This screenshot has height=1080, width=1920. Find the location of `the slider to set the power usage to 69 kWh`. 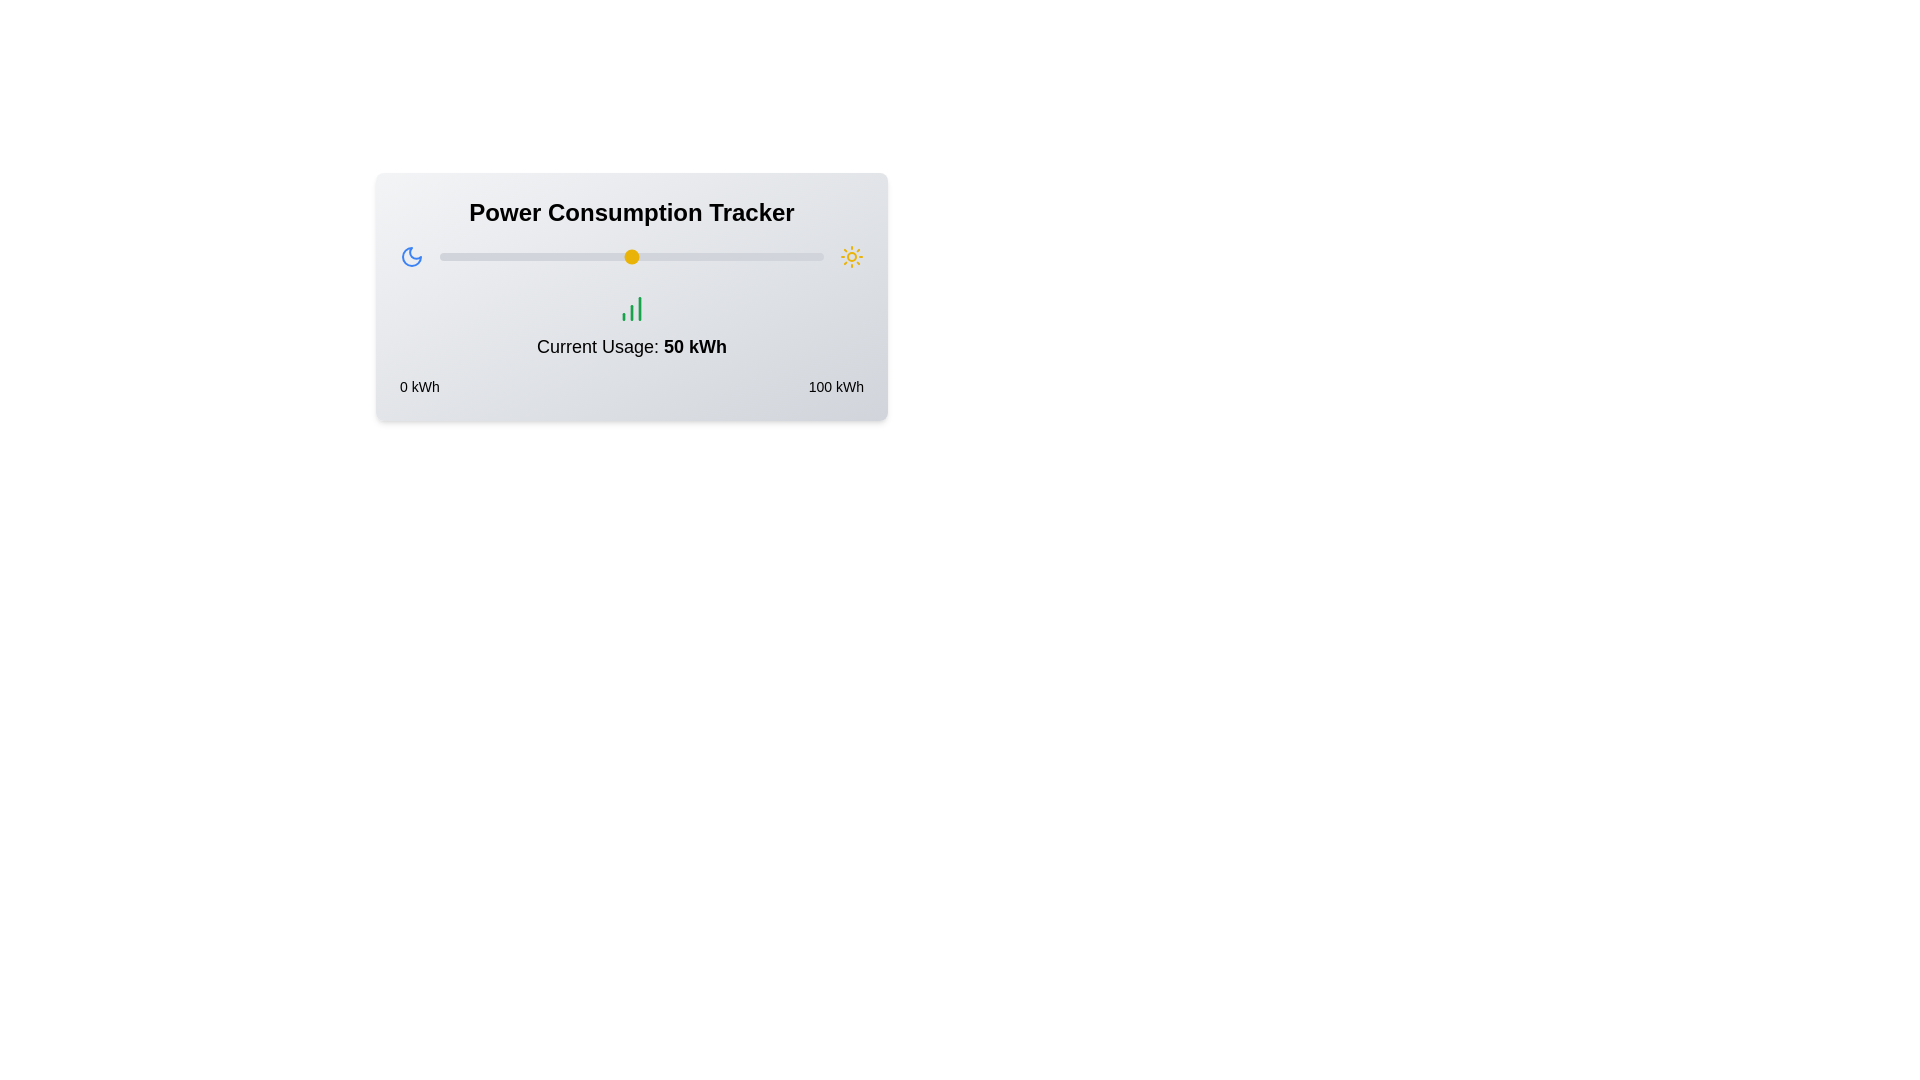

the slider to set the power usage to 69 kWh is located at coordinates (705, 256).